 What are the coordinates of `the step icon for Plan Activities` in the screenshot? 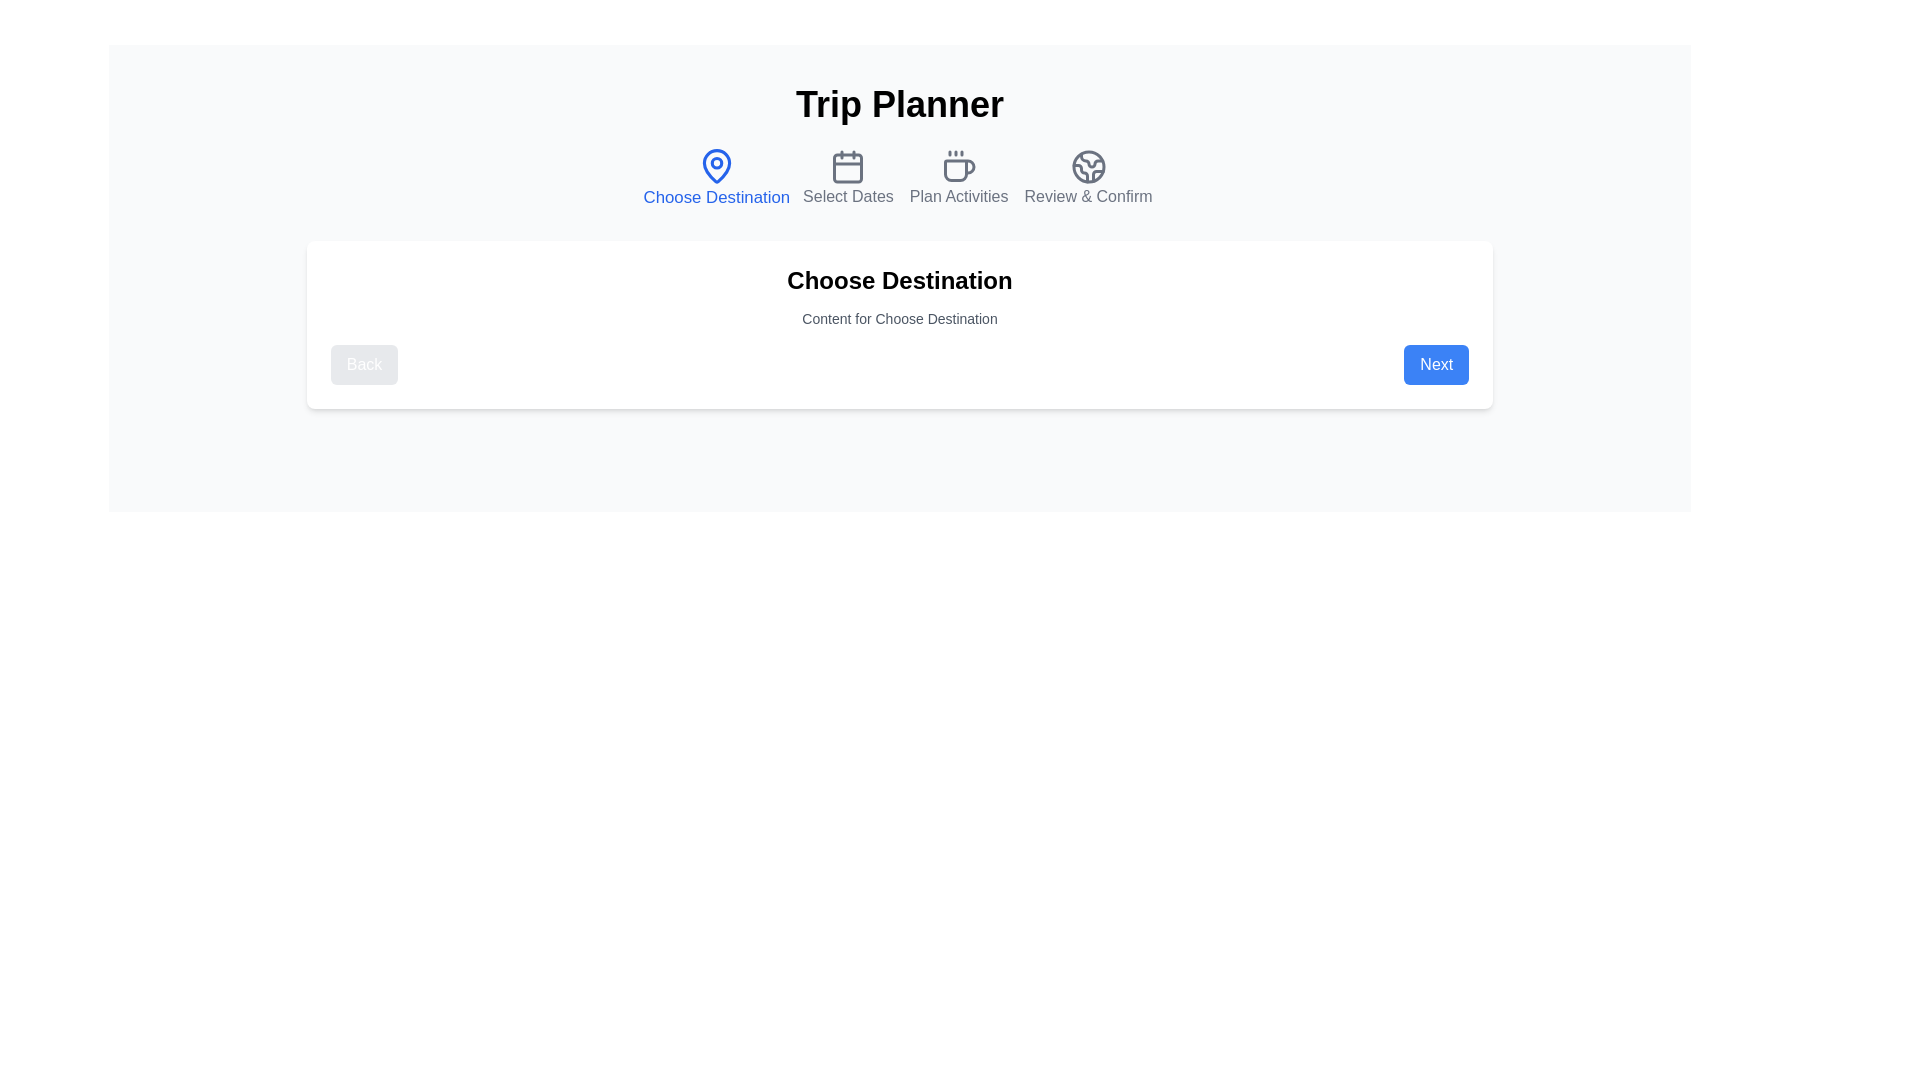 It's located at (958, 177).